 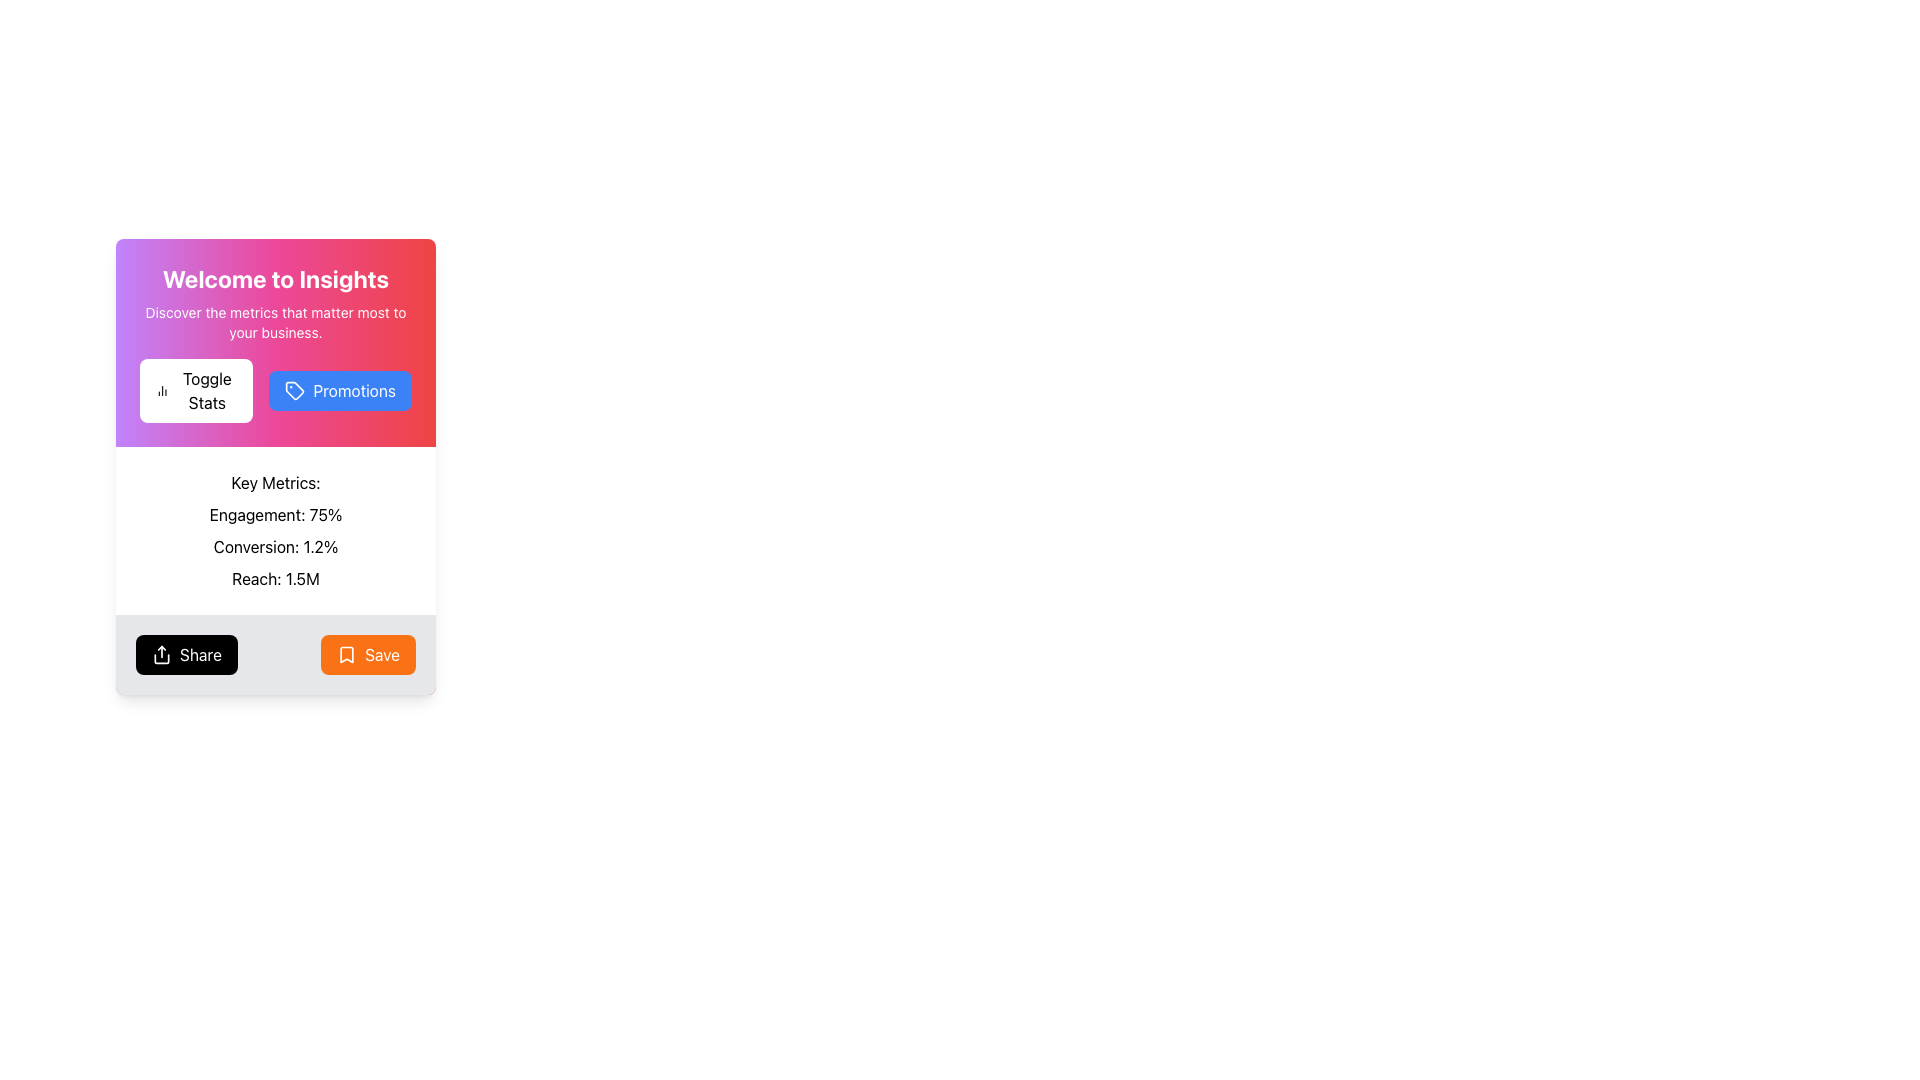 What do you see at coordinates (274, 530) in the screenshot?
I see `the Informational Text Section that contains the title 'Key Metrics:' and data points such as 'Engagement: 75%', 'Conversion: 1.2%', and 'Reach: 1.5M'` at bounding box center [274, 530].